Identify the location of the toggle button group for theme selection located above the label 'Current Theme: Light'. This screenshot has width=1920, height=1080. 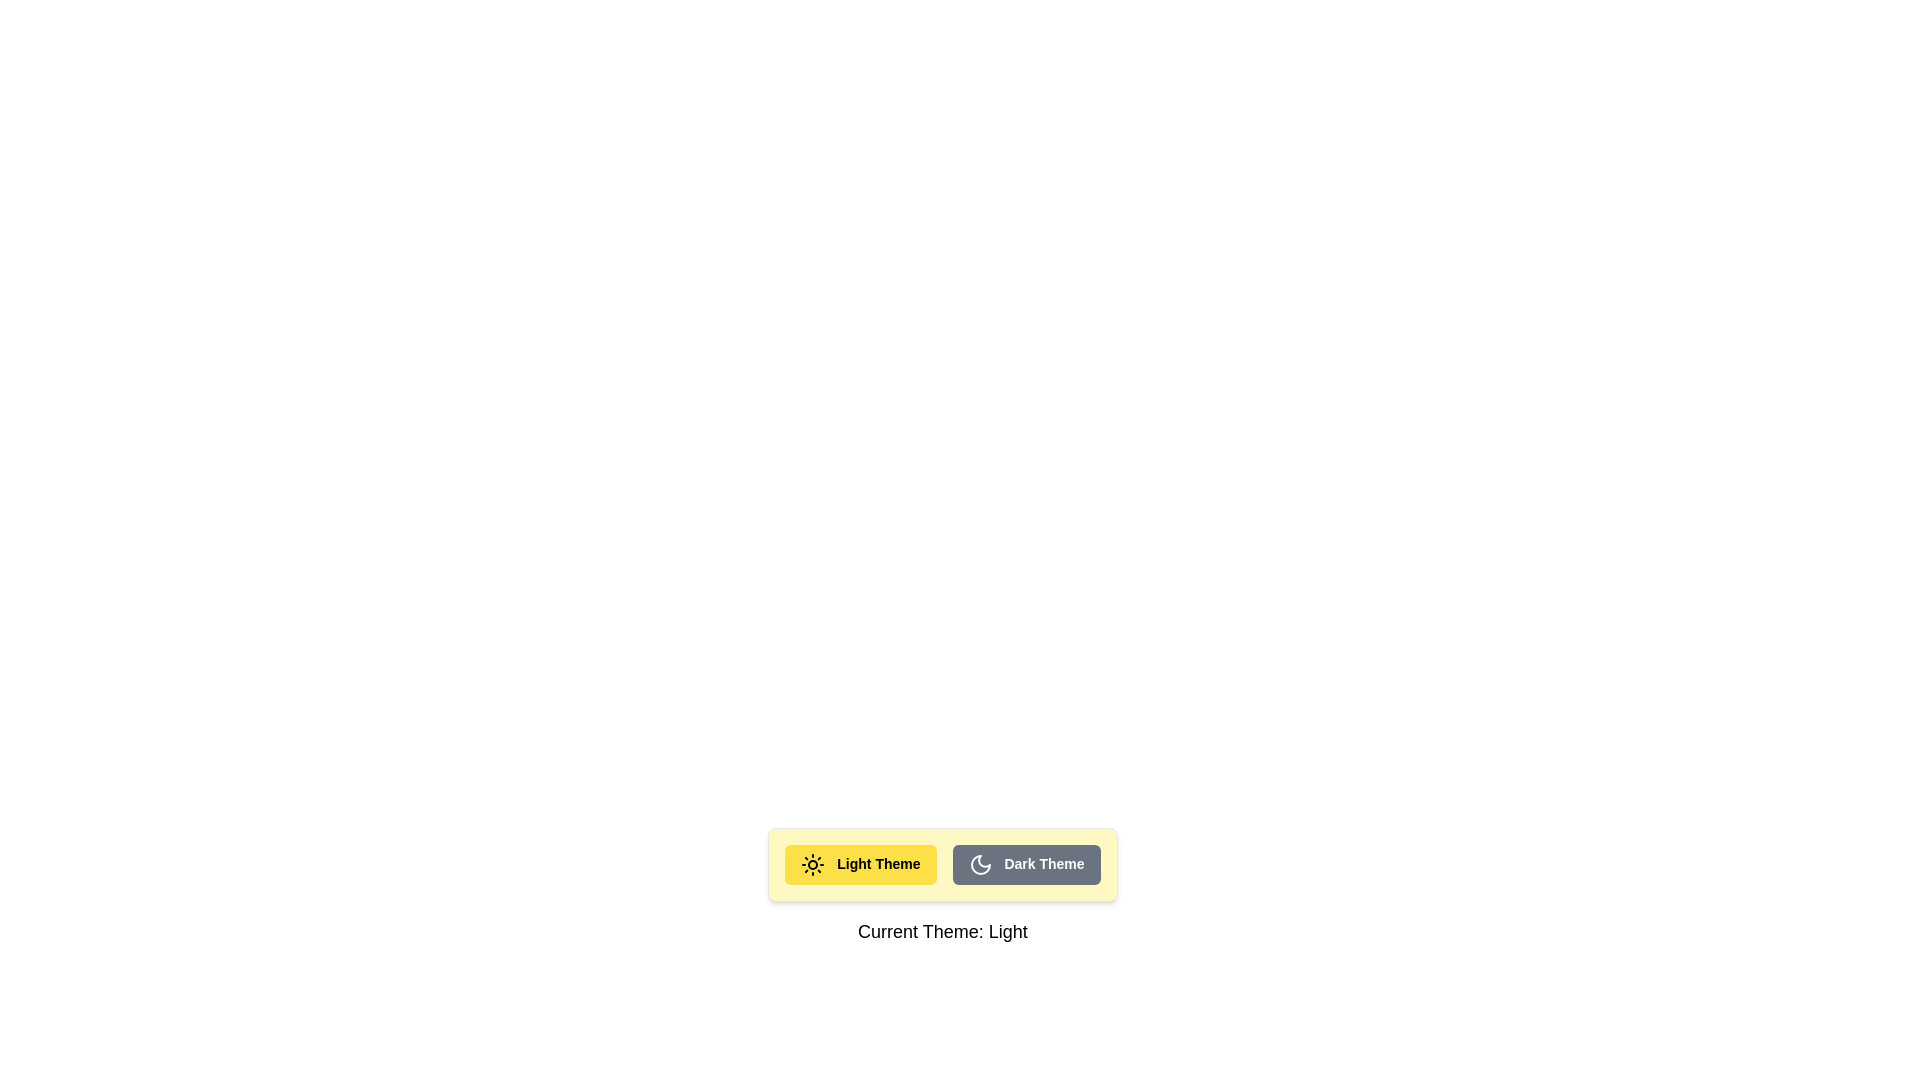
(941, 863).